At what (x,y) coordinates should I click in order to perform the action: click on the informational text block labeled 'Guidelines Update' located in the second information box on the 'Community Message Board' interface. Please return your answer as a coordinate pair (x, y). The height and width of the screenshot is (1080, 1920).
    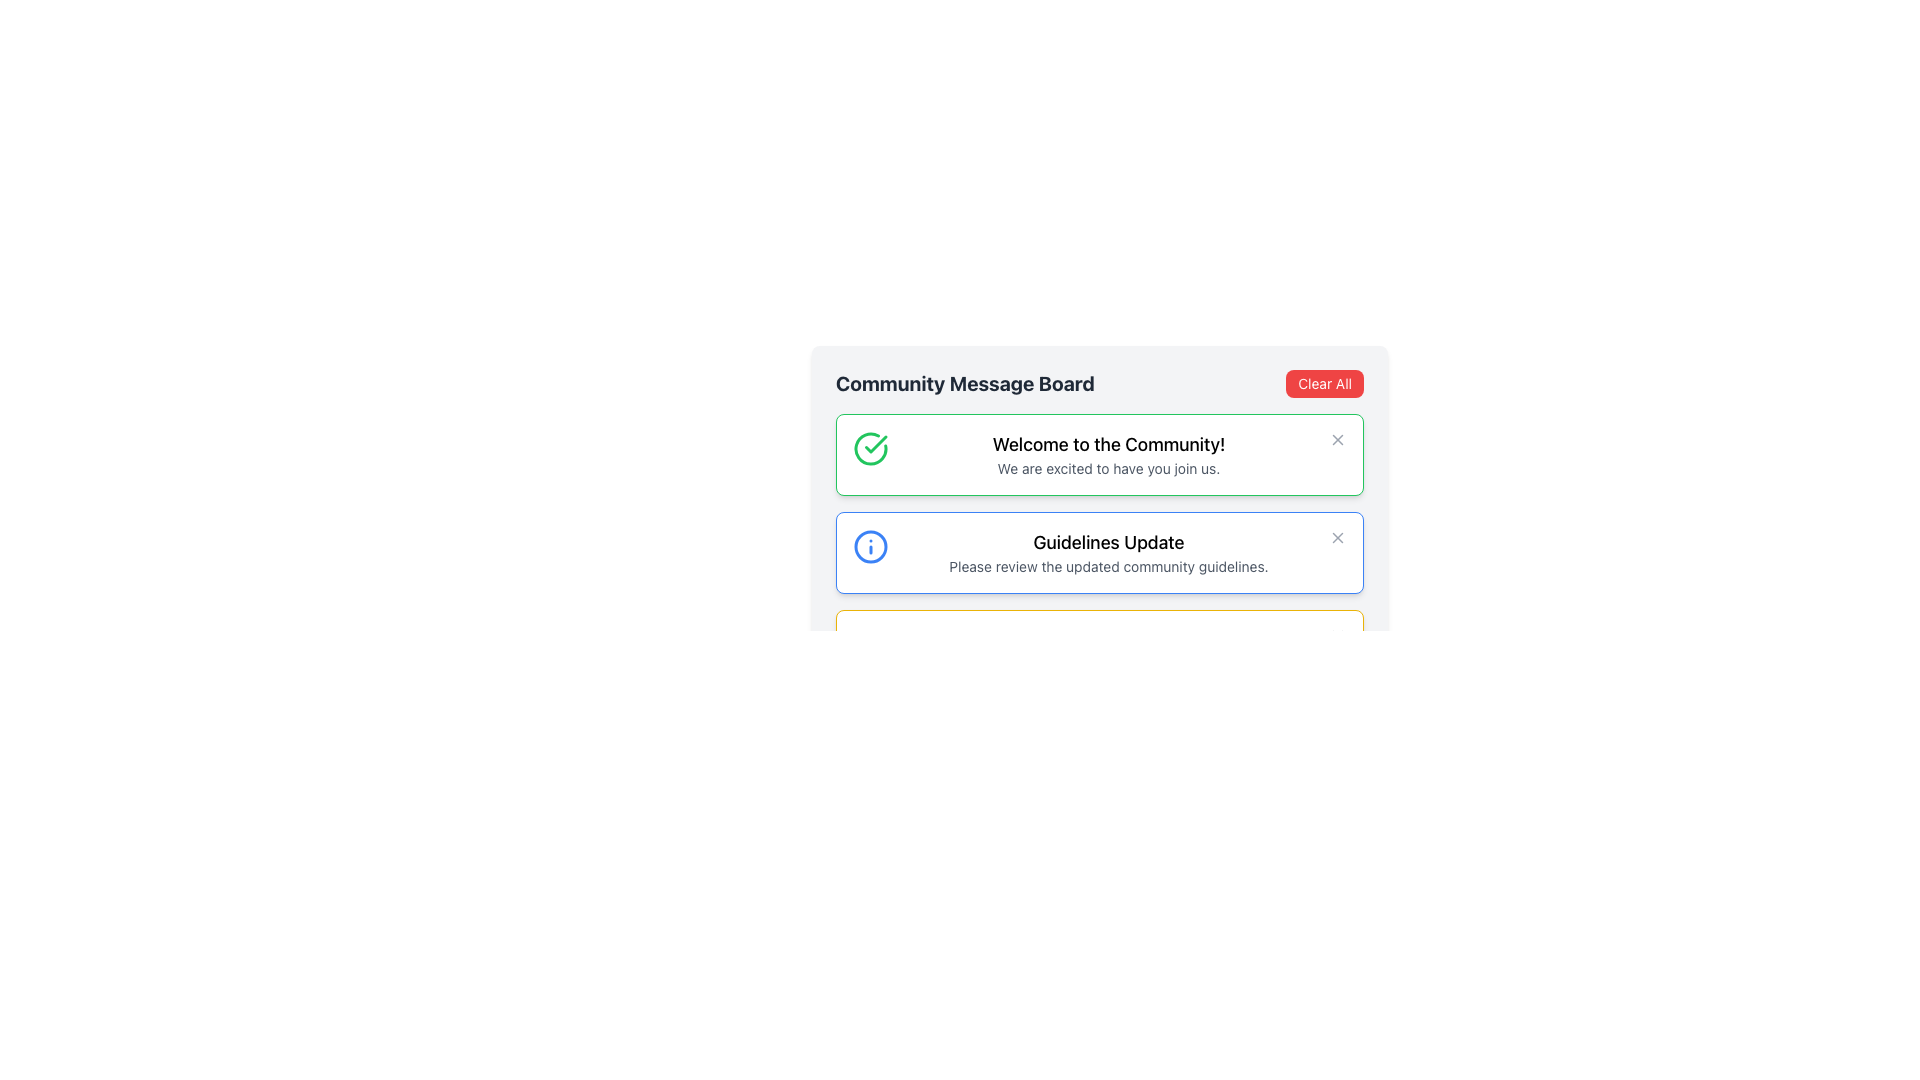
    Looking at the image, I should click on (1107, 552).